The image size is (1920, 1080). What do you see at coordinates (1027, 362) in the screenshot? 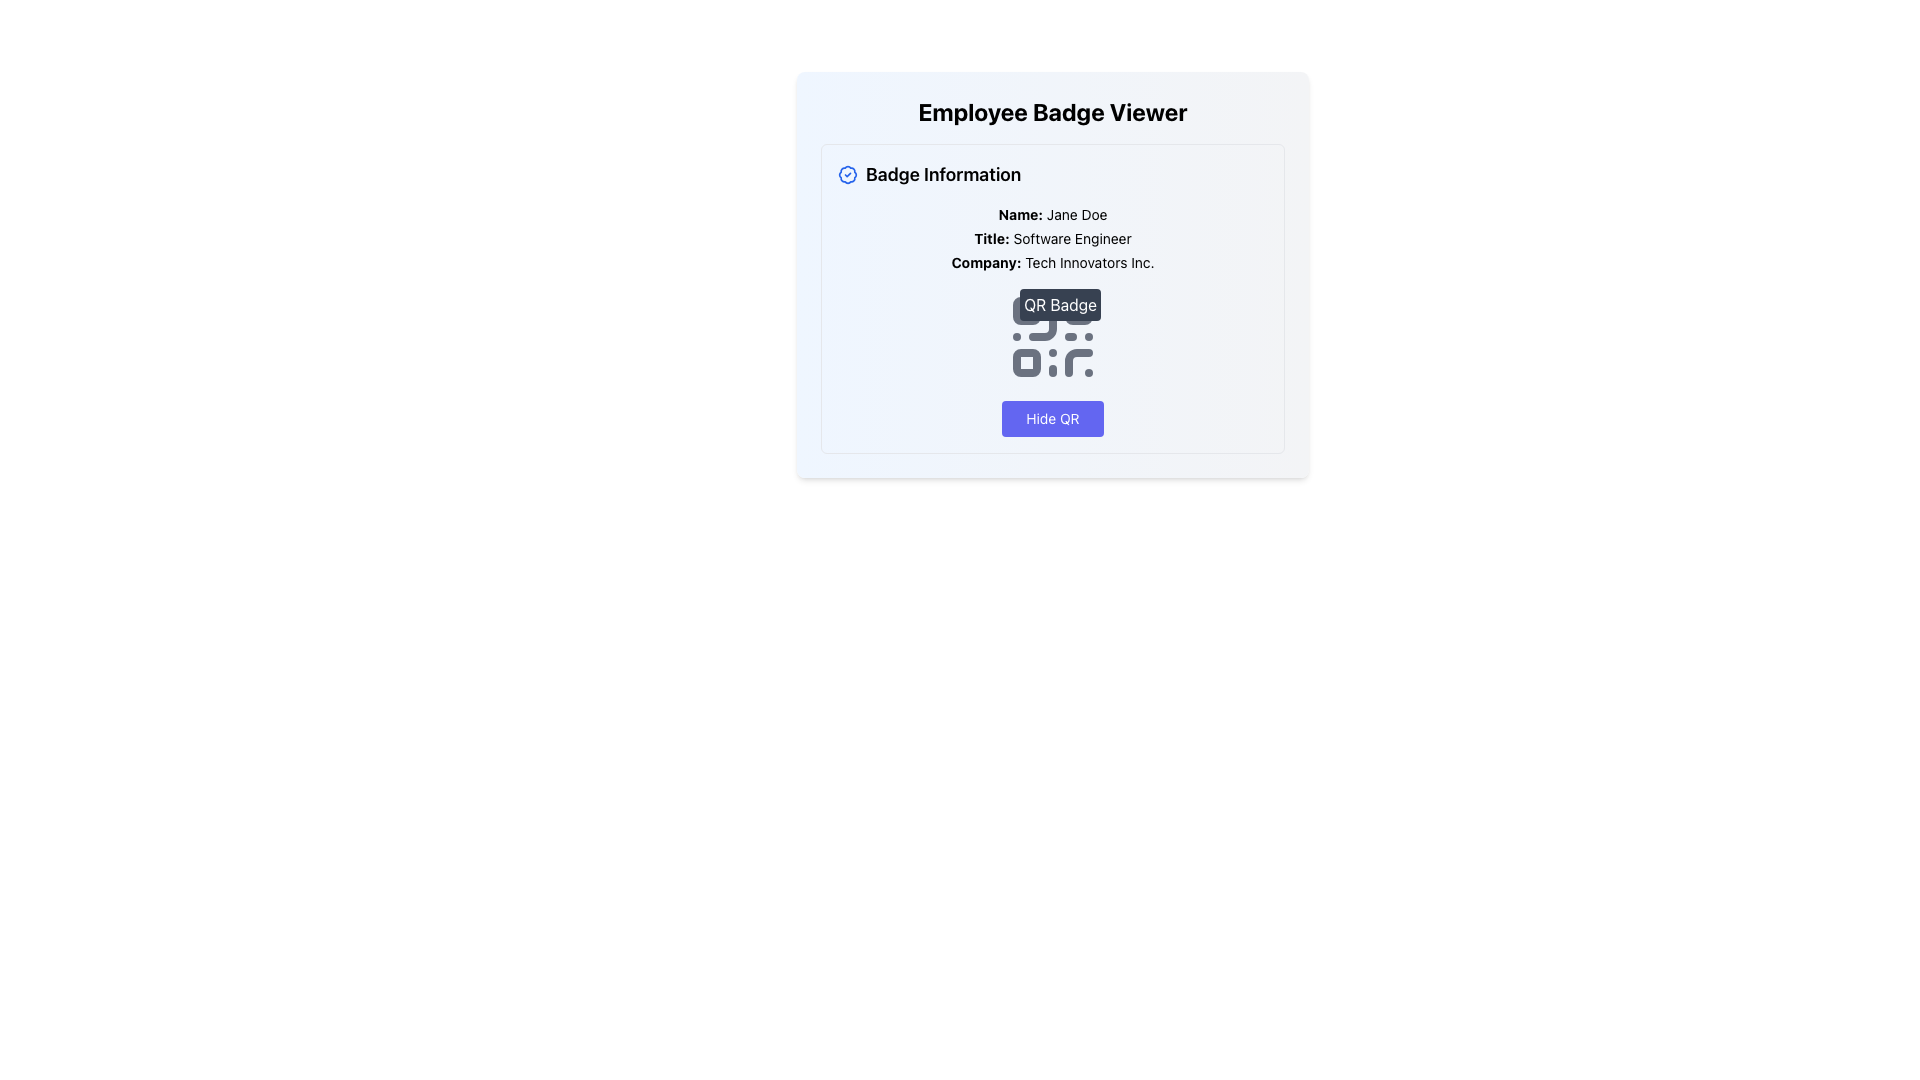
I see `the third small square in the bottom-left quadrant of the QR code graphic, which is a decorative graphical component contributing to the QR code's visual representation` at bounding box center [1027, 362].